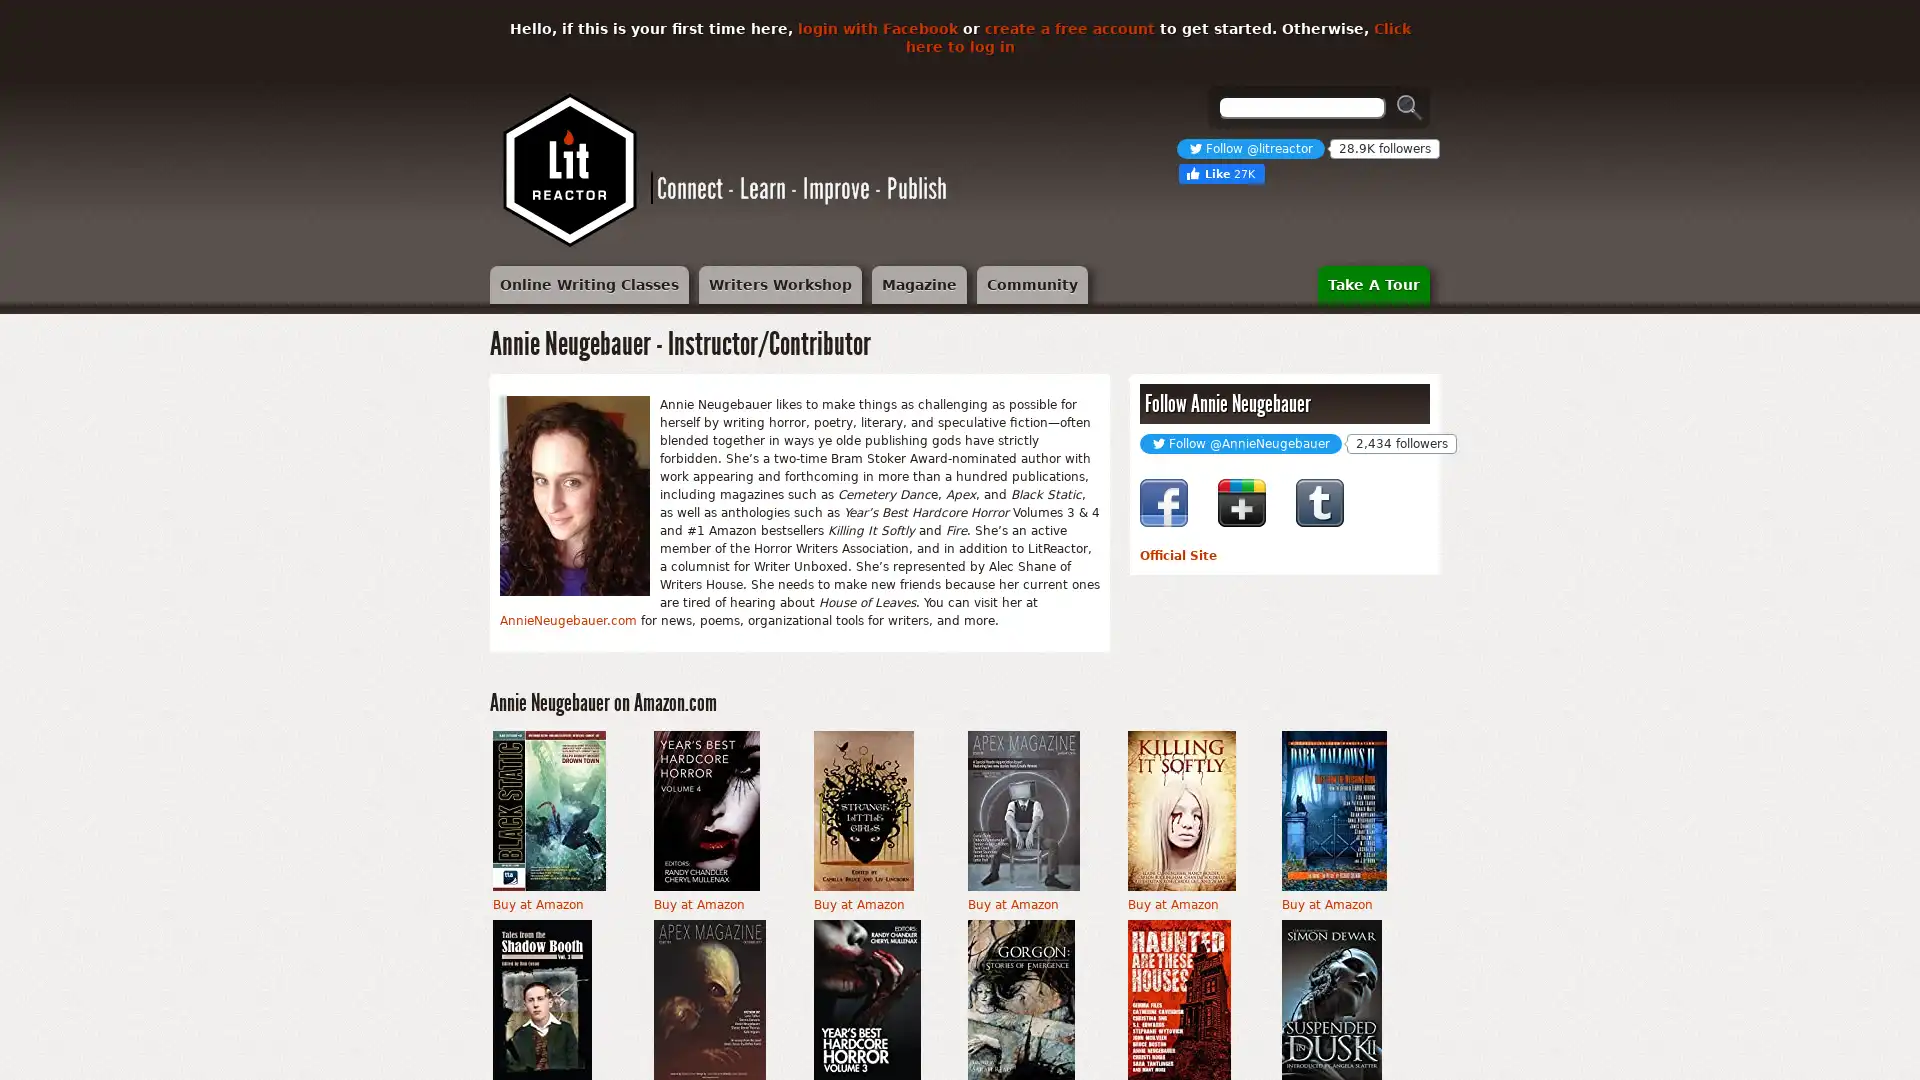 Image resolution: width=1920 pixels, height=1080 pixels. What do you see at coordinates (1409, 107) in the screenshot?
I see `Search` at bounding box center [1409, 107].